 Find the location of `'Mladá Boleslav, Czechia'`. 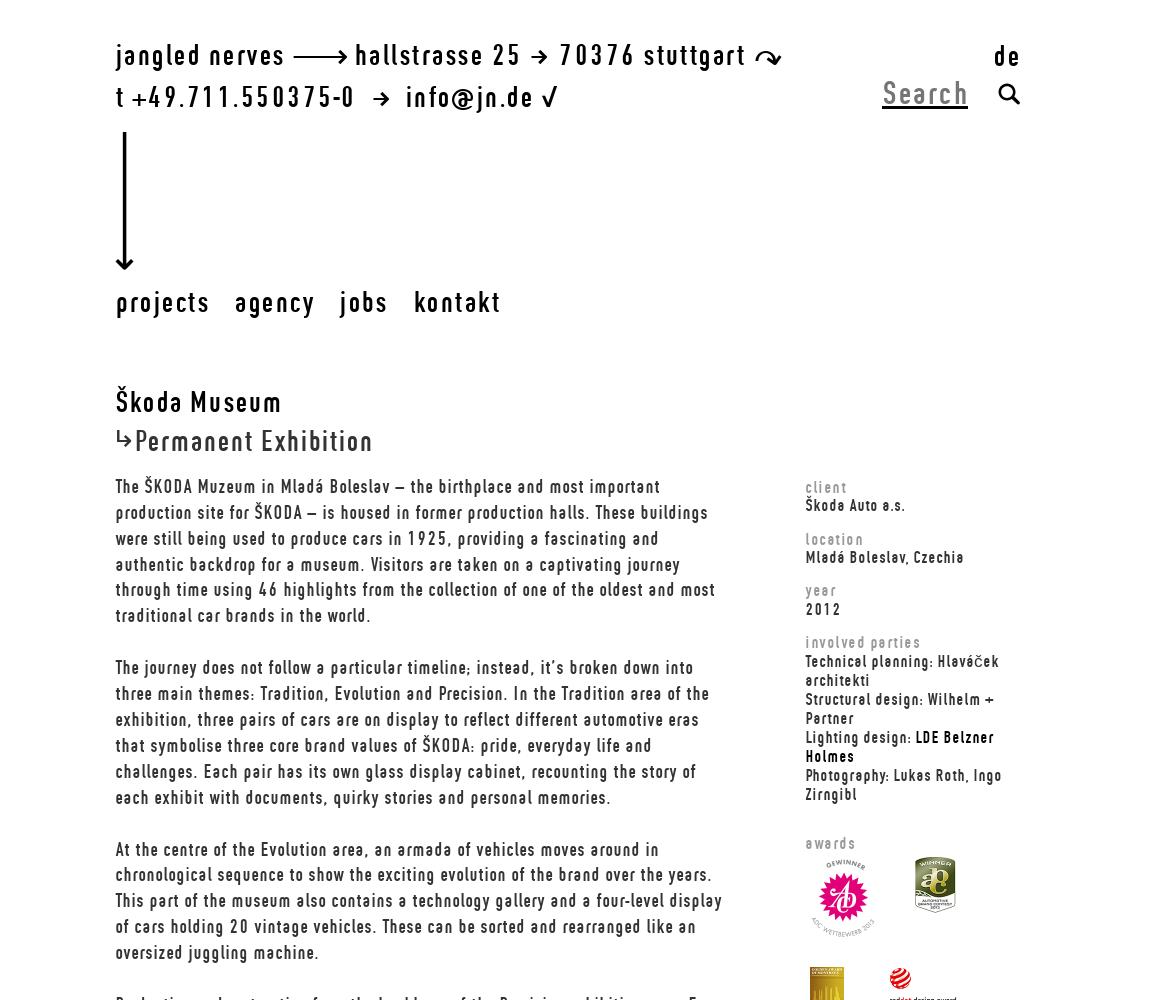

'Mladá Boleslav, Czechia' is located at coordinates (804, 556).